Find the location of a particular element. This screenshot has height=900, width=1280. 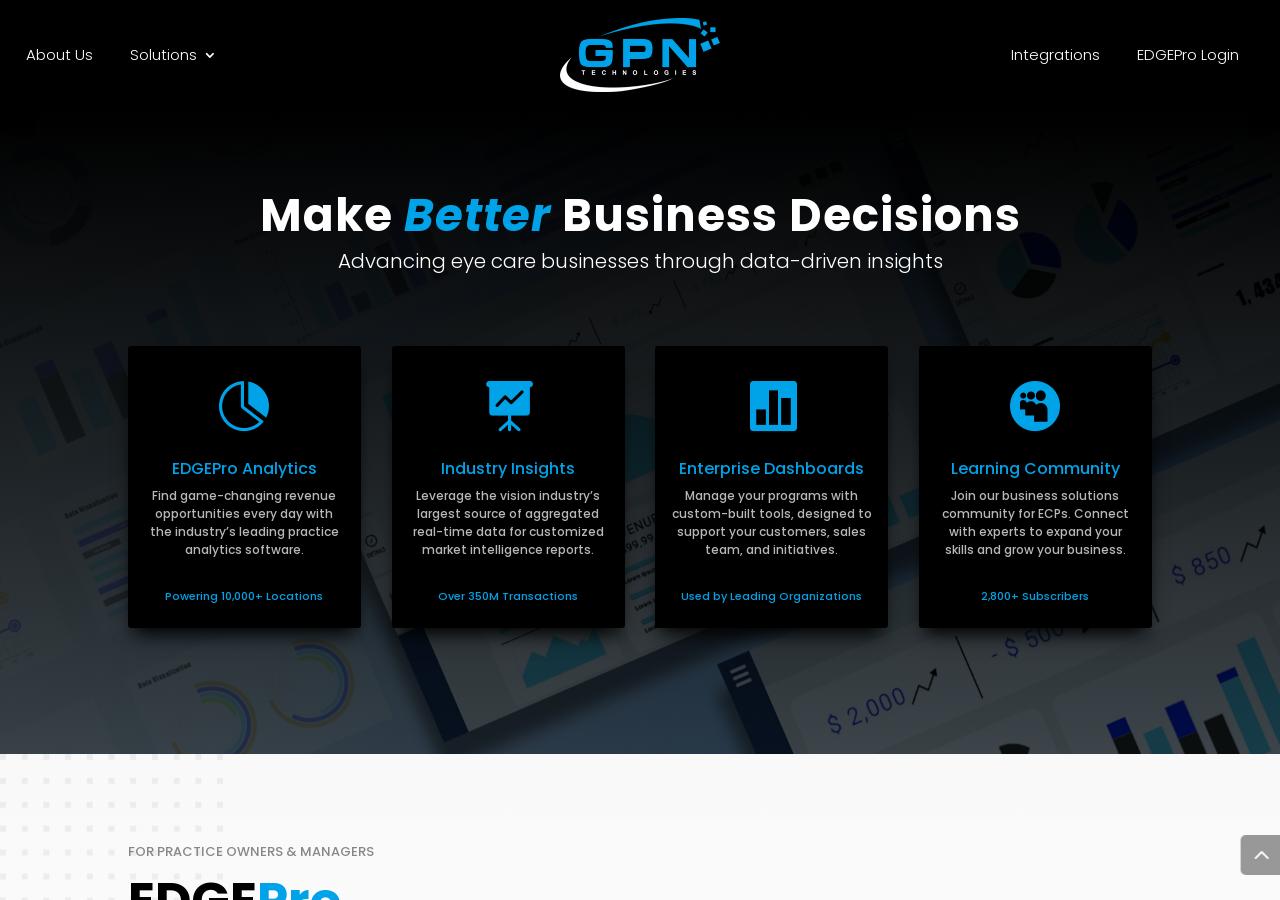

'About Us' is located at coordinates (58, 52).